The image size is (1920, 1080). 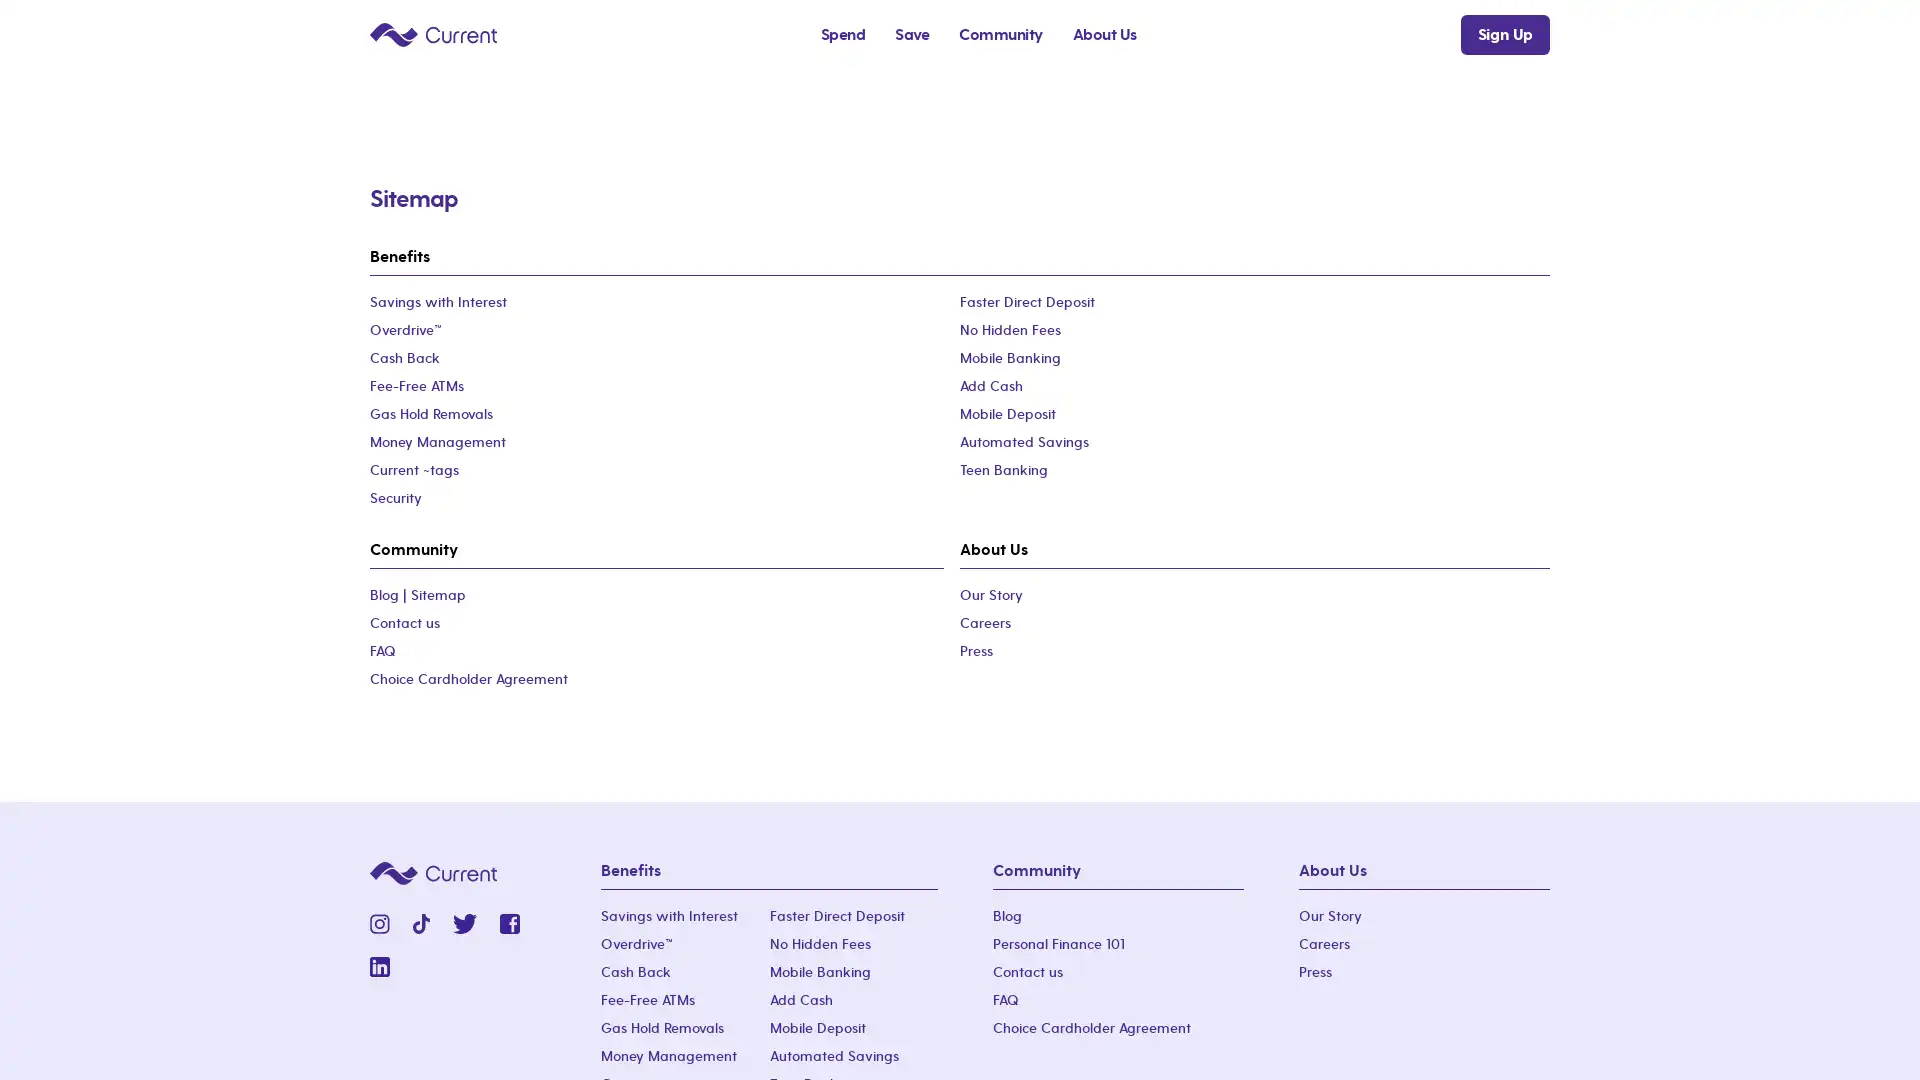 What do you see at coordinates (819, 945) in the screenshot?
I see `No Hidden Fees` at bounding box center [819, 945].